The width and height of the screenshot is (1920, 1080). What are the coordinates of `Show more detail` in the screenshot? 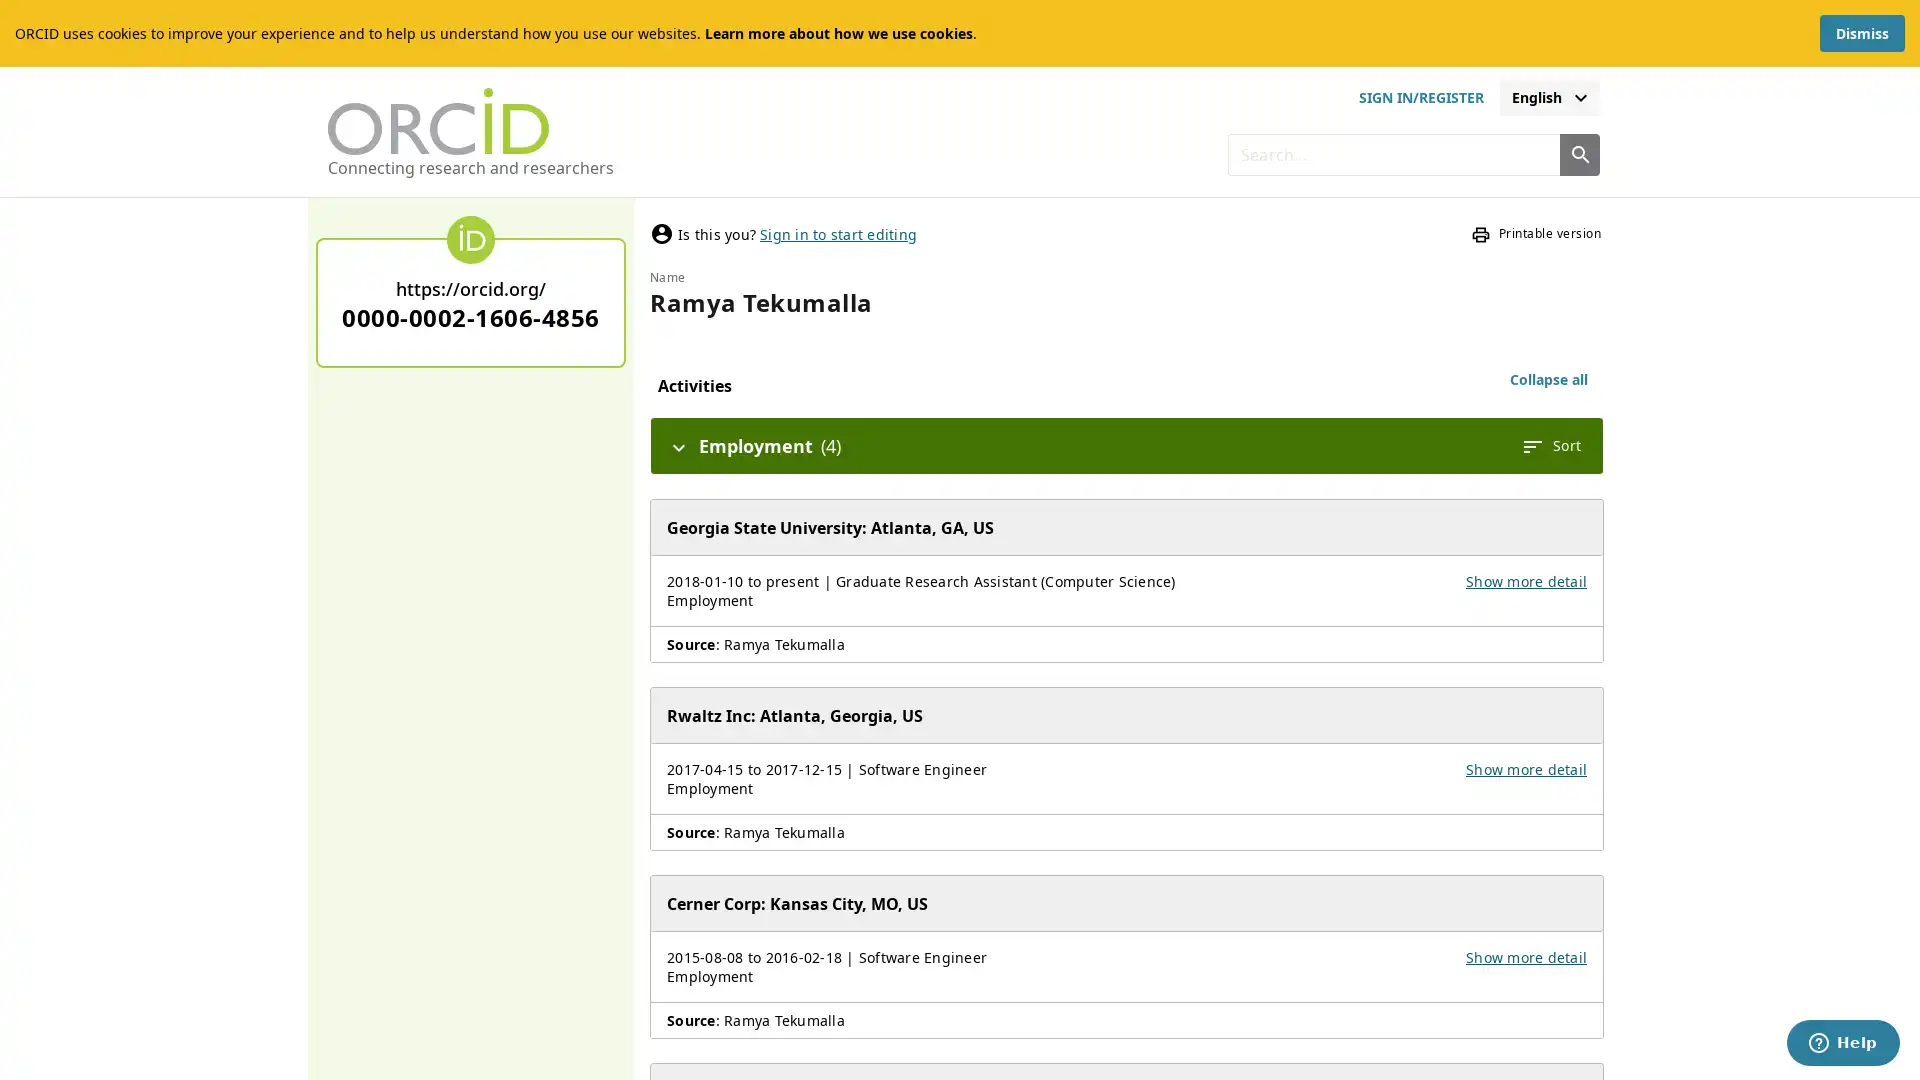 It's located at (1525, 956).